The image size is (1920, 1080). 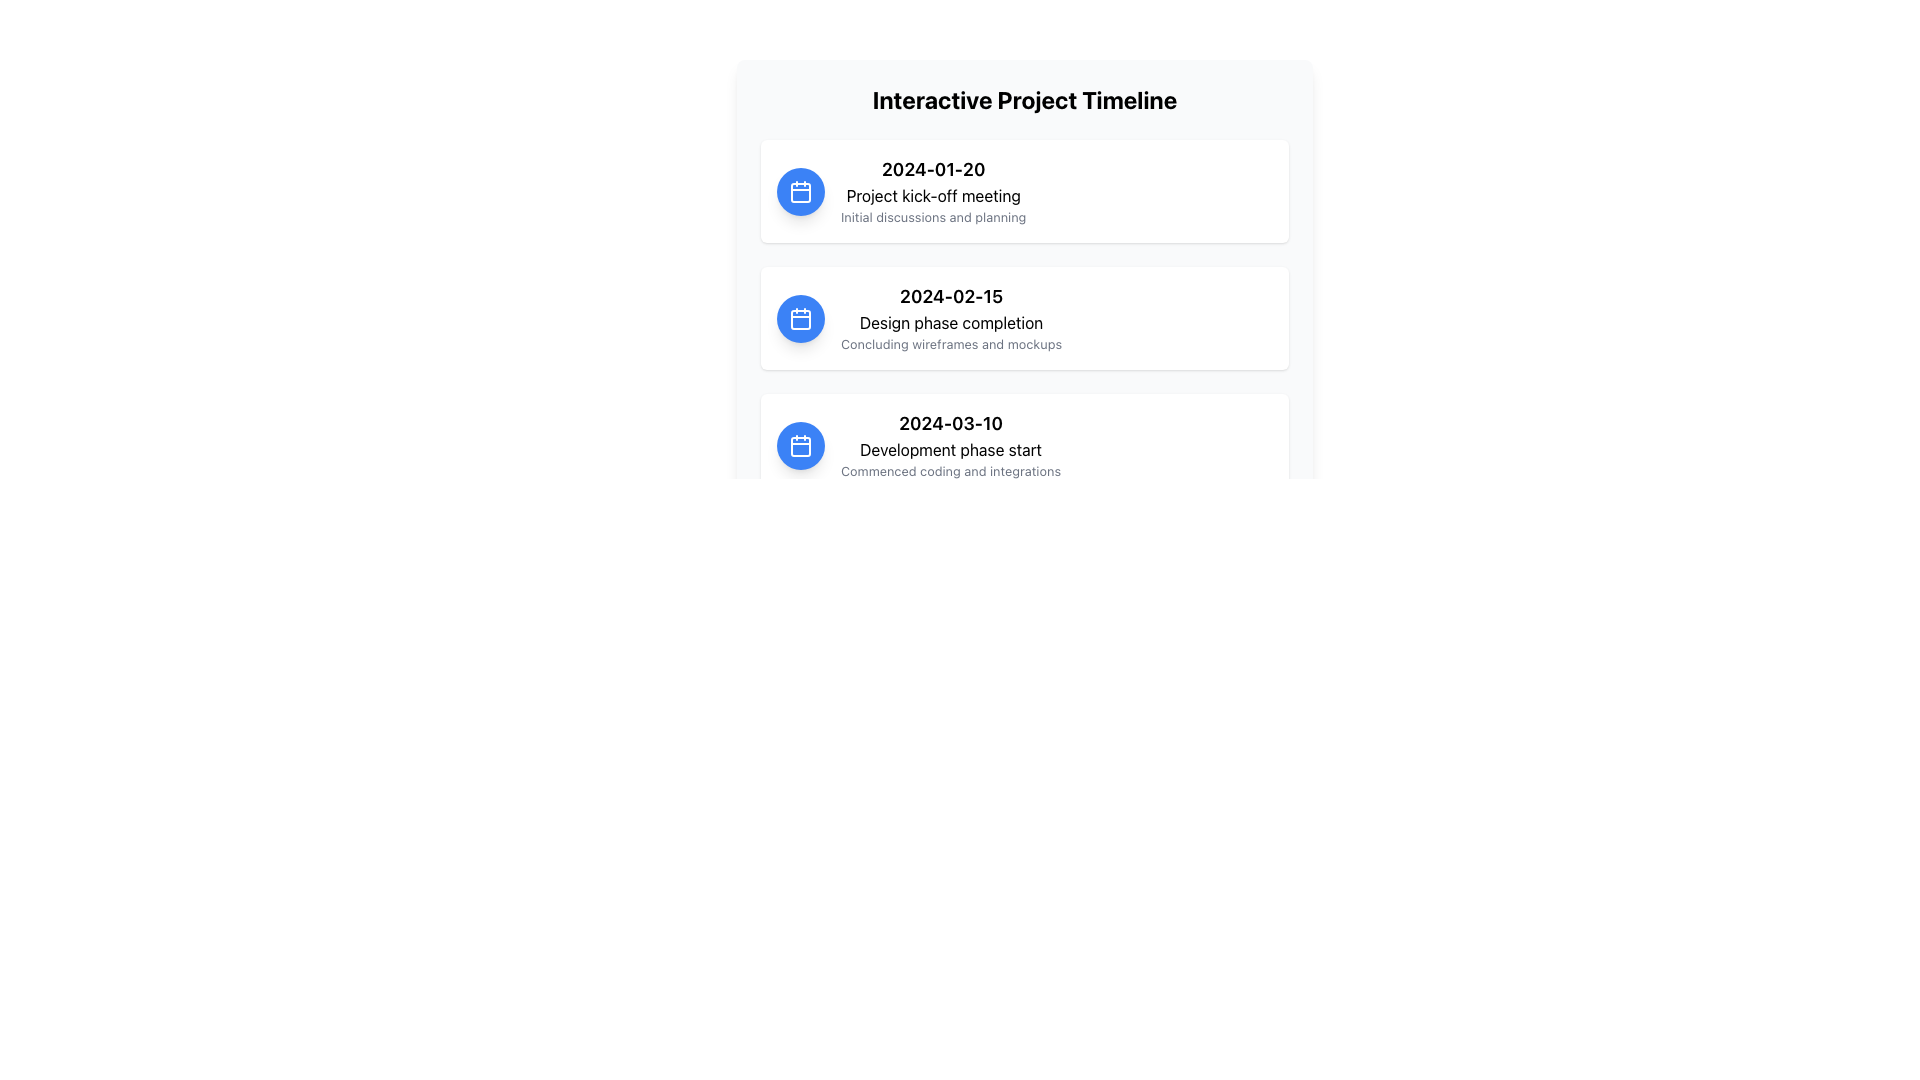 What do you see at coordinates (801, 192) in the screenshot?
I see `the inner rectangular decorative element of the calendar icon, which is located within the blue circular background` at bounding box center [801, 192].